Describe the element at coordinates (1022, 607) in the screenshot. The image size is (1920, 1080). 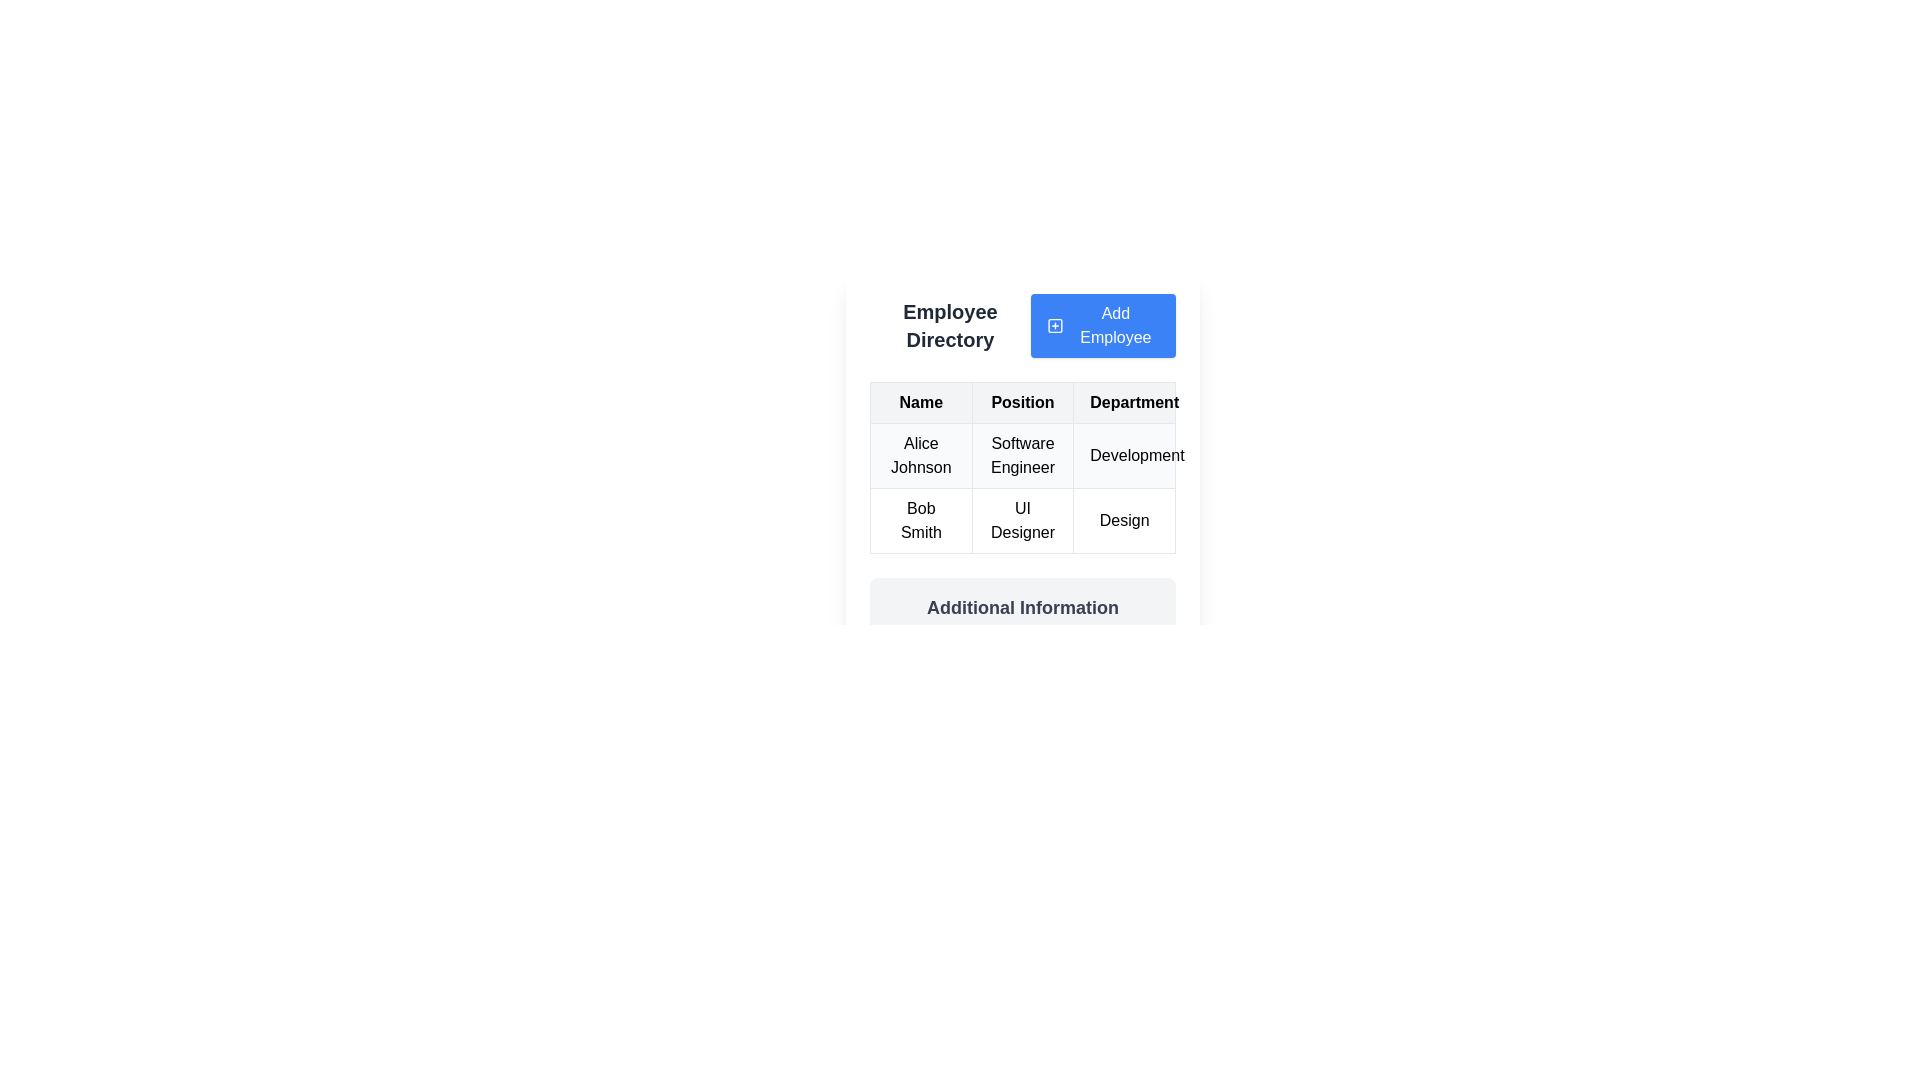
I see `the Text Label located just below the employee data table` at that location.